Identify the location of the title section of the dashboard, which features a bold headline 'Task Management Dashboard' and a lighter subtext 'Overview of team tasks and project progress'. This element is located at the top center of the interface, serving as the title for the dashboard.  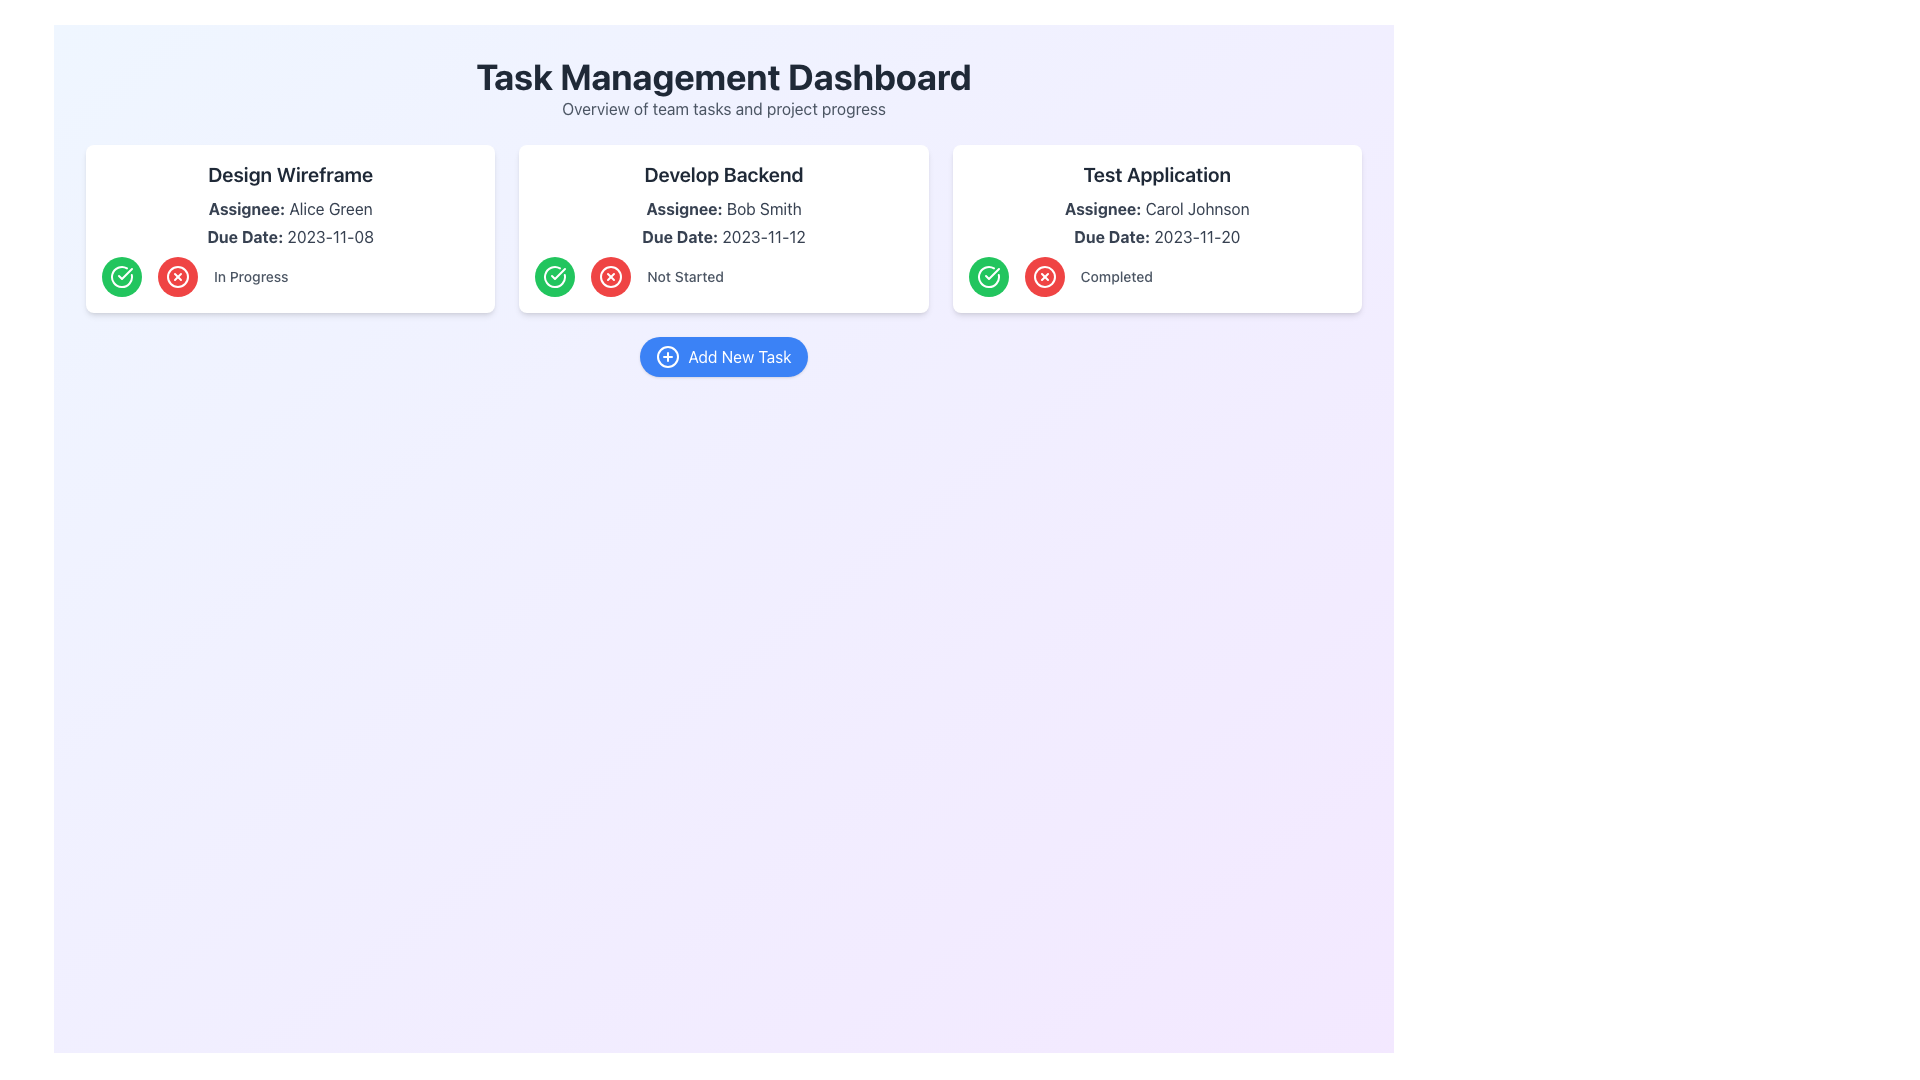
(723, 87).